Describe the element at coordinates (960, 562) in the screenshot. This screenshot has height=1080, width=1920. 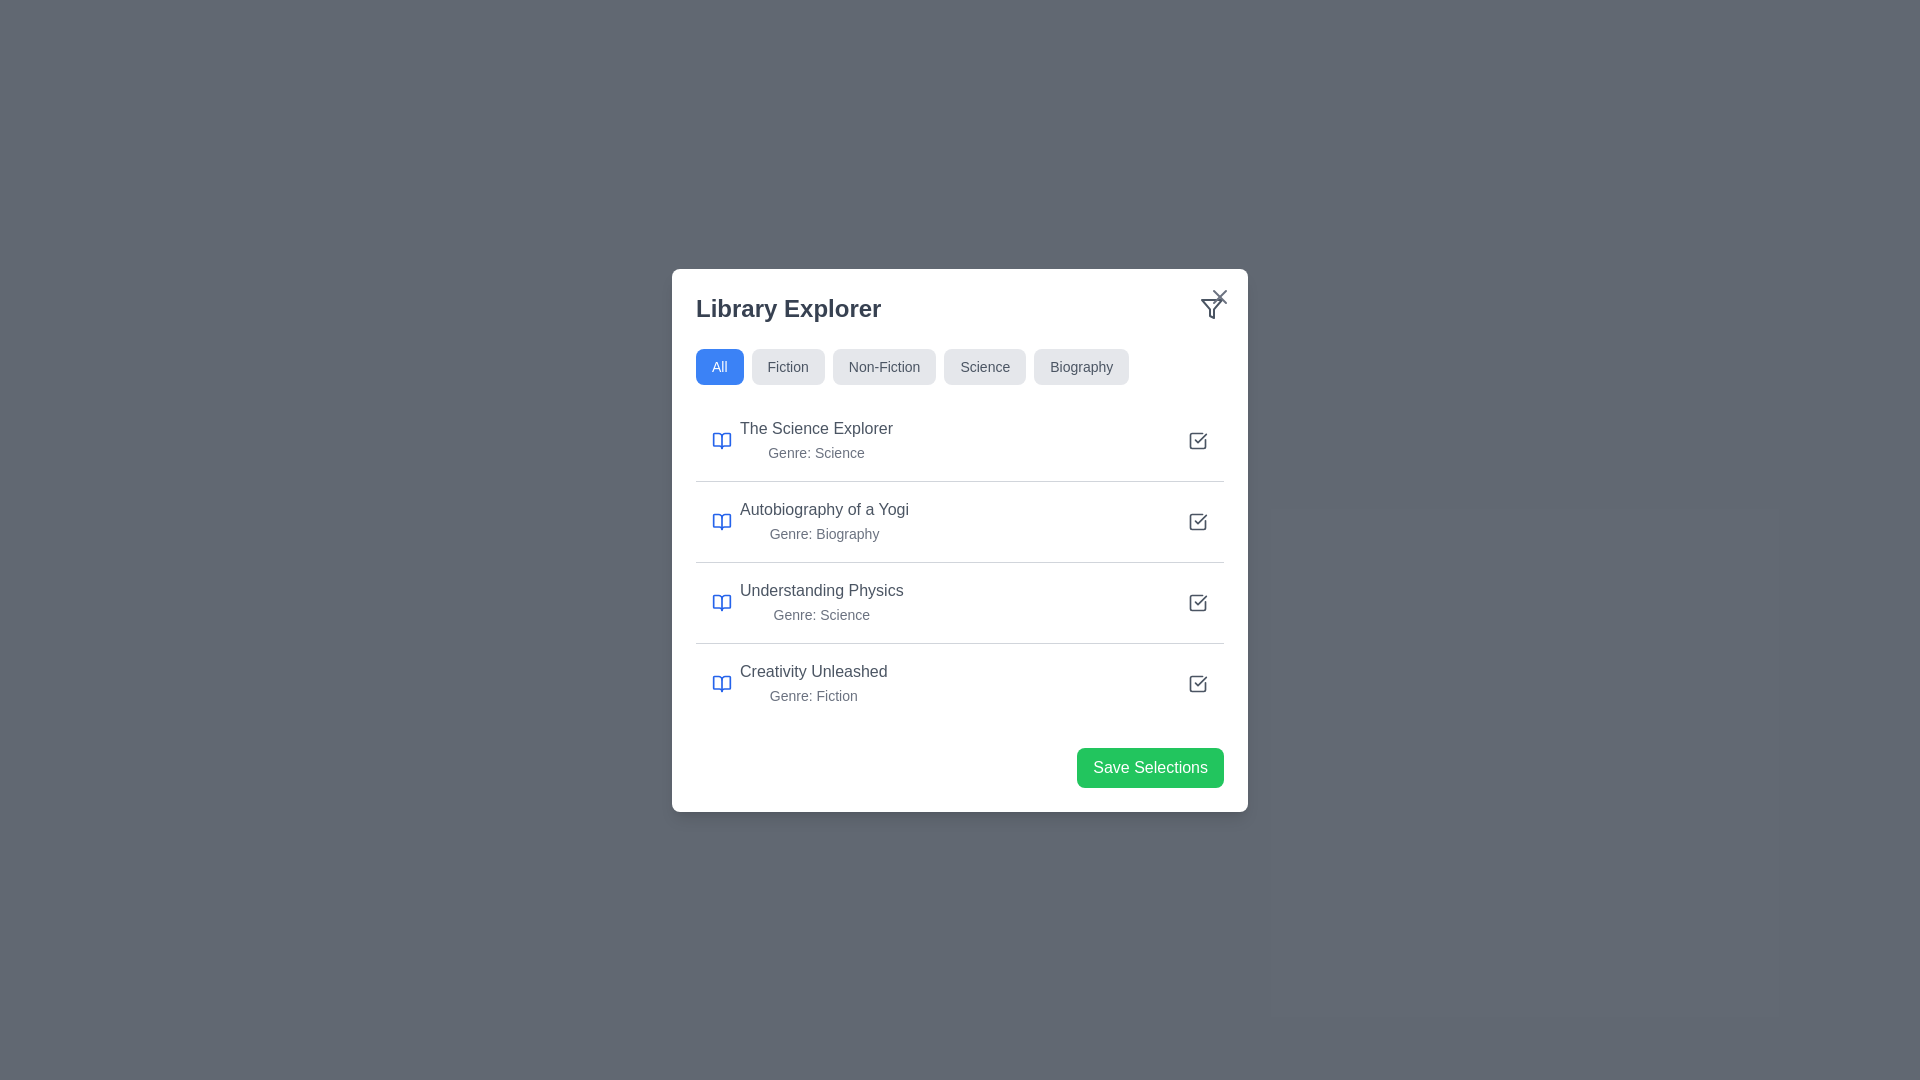
I see `the list item that reads 'Autobiography of a Yogi' with the genre 'Biography' below it, located in the second row of the list` at that location.